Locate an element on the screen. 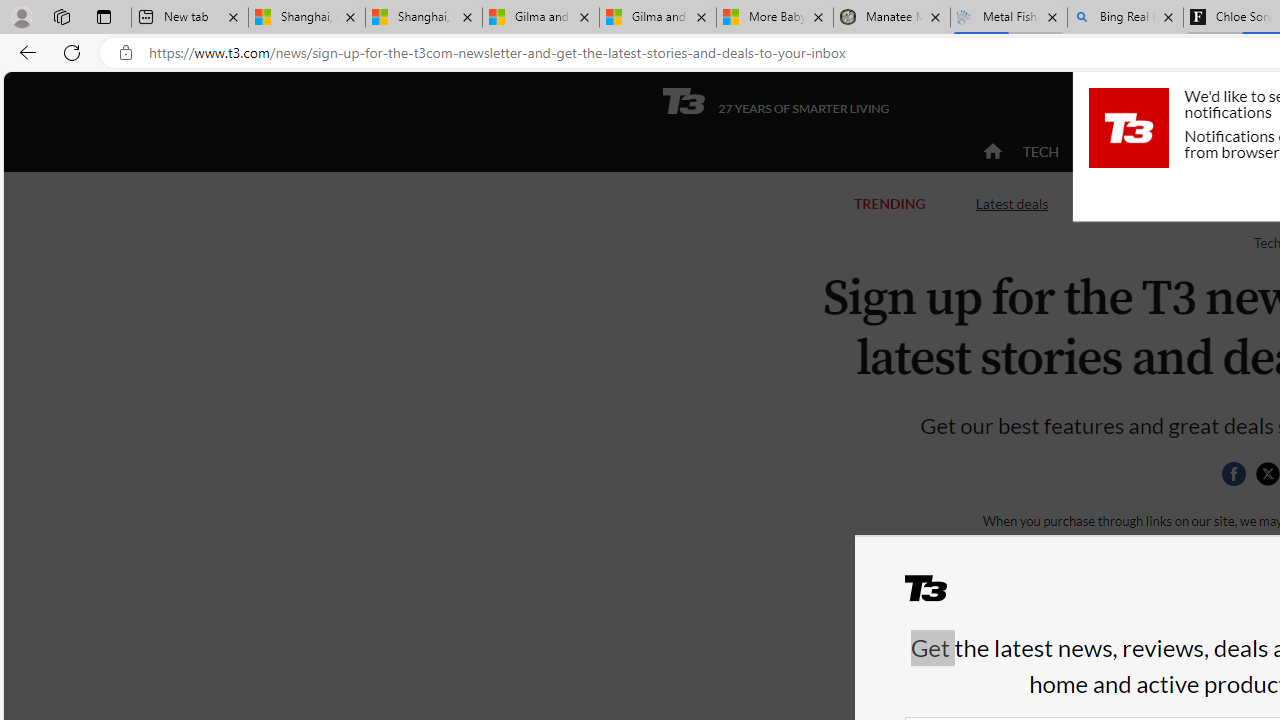 This screenshot has width=1280, height=720. 'T3' is located at coordinates (937, 594).